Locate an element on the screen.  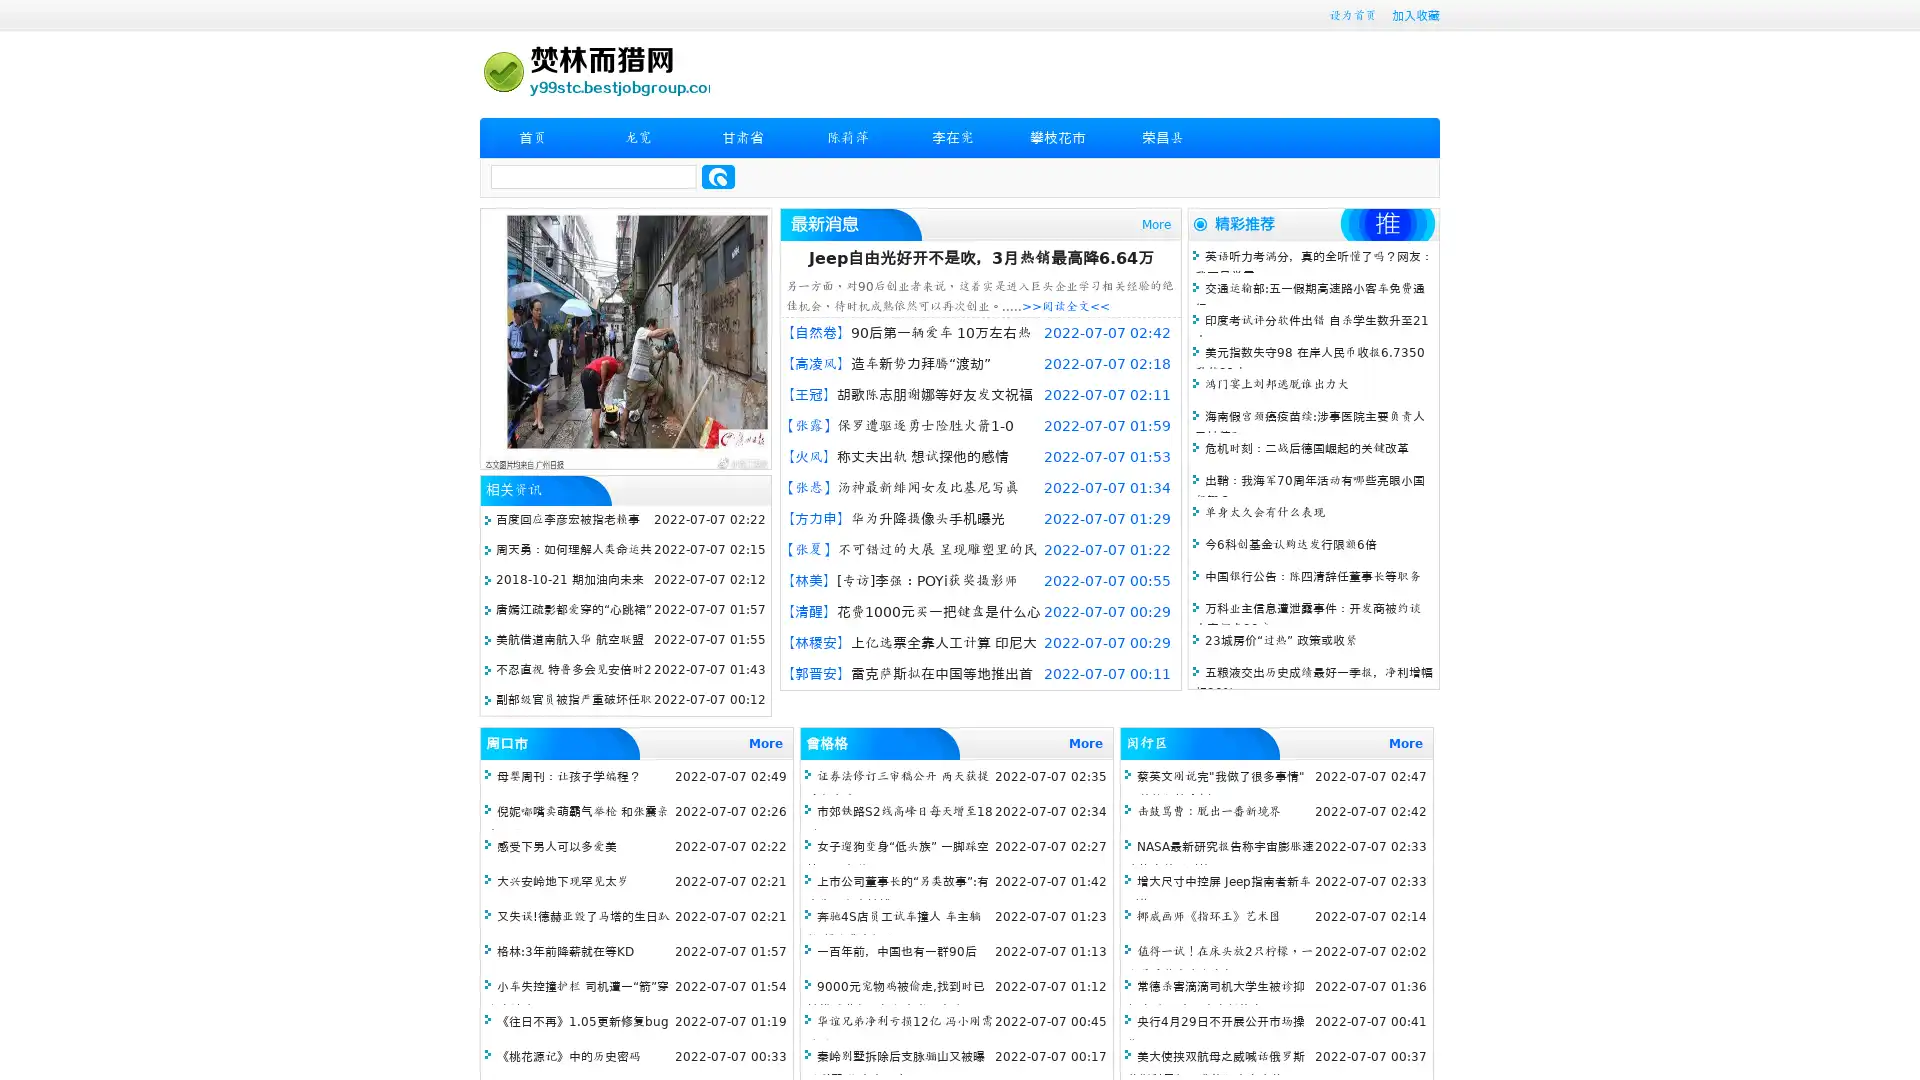
Search is located at coordinates (718, 176).